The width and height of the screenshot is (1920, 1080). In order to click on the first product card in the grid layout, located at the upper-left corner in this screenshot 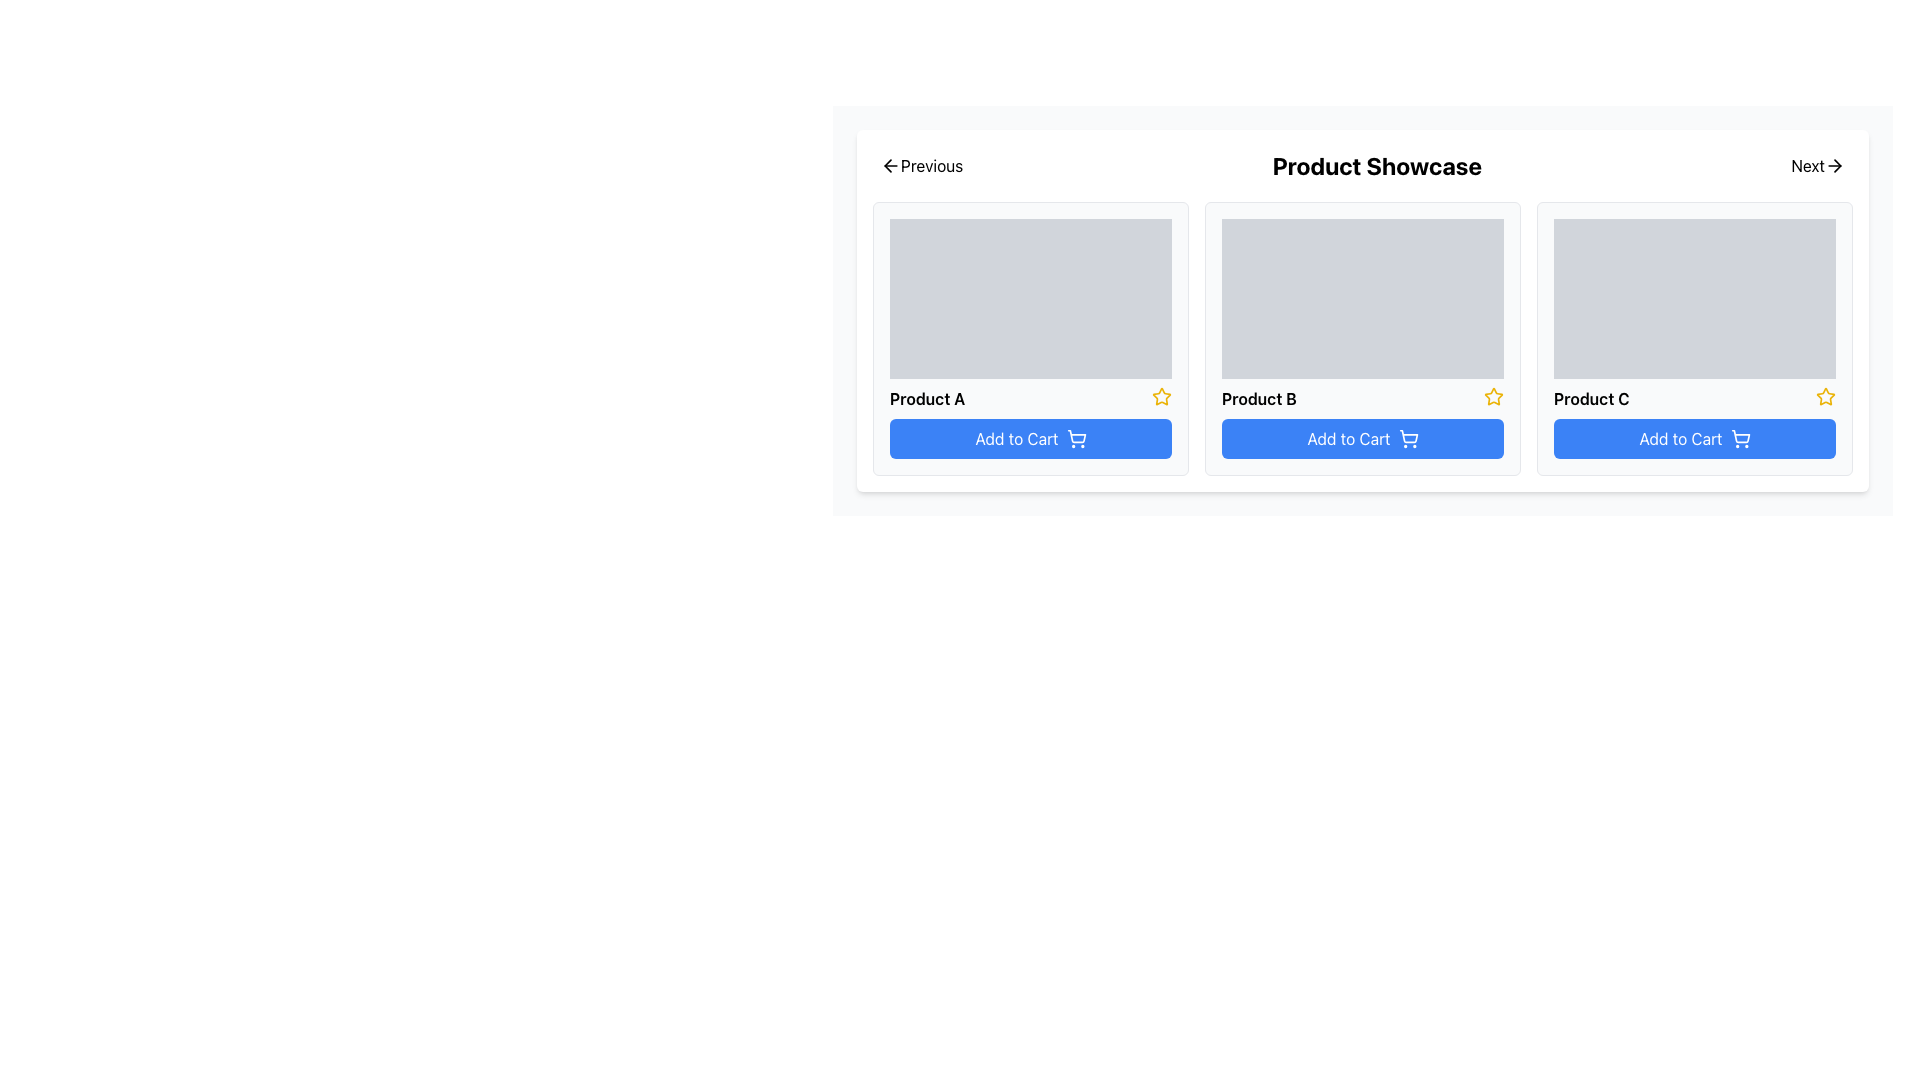, I will do `click(1031, 338)`.